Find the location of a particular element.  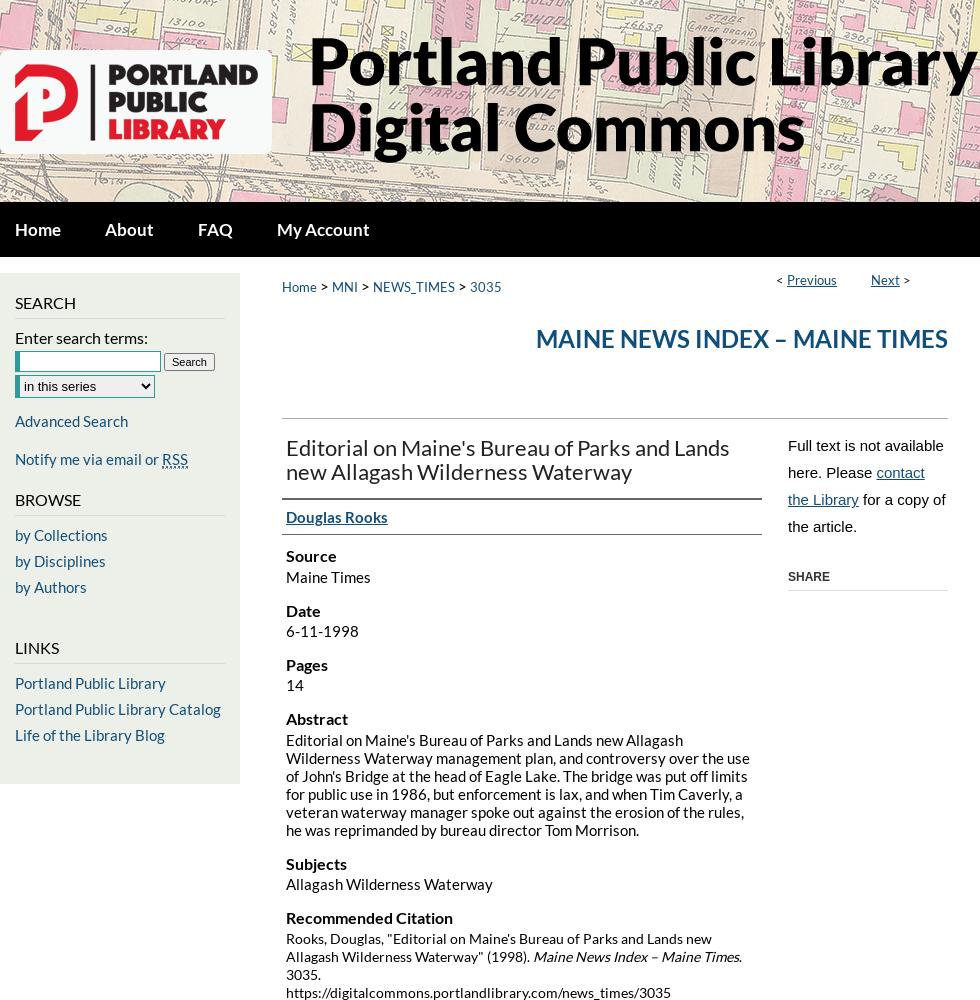

'FAQ' is located at coordinates (215, 228).